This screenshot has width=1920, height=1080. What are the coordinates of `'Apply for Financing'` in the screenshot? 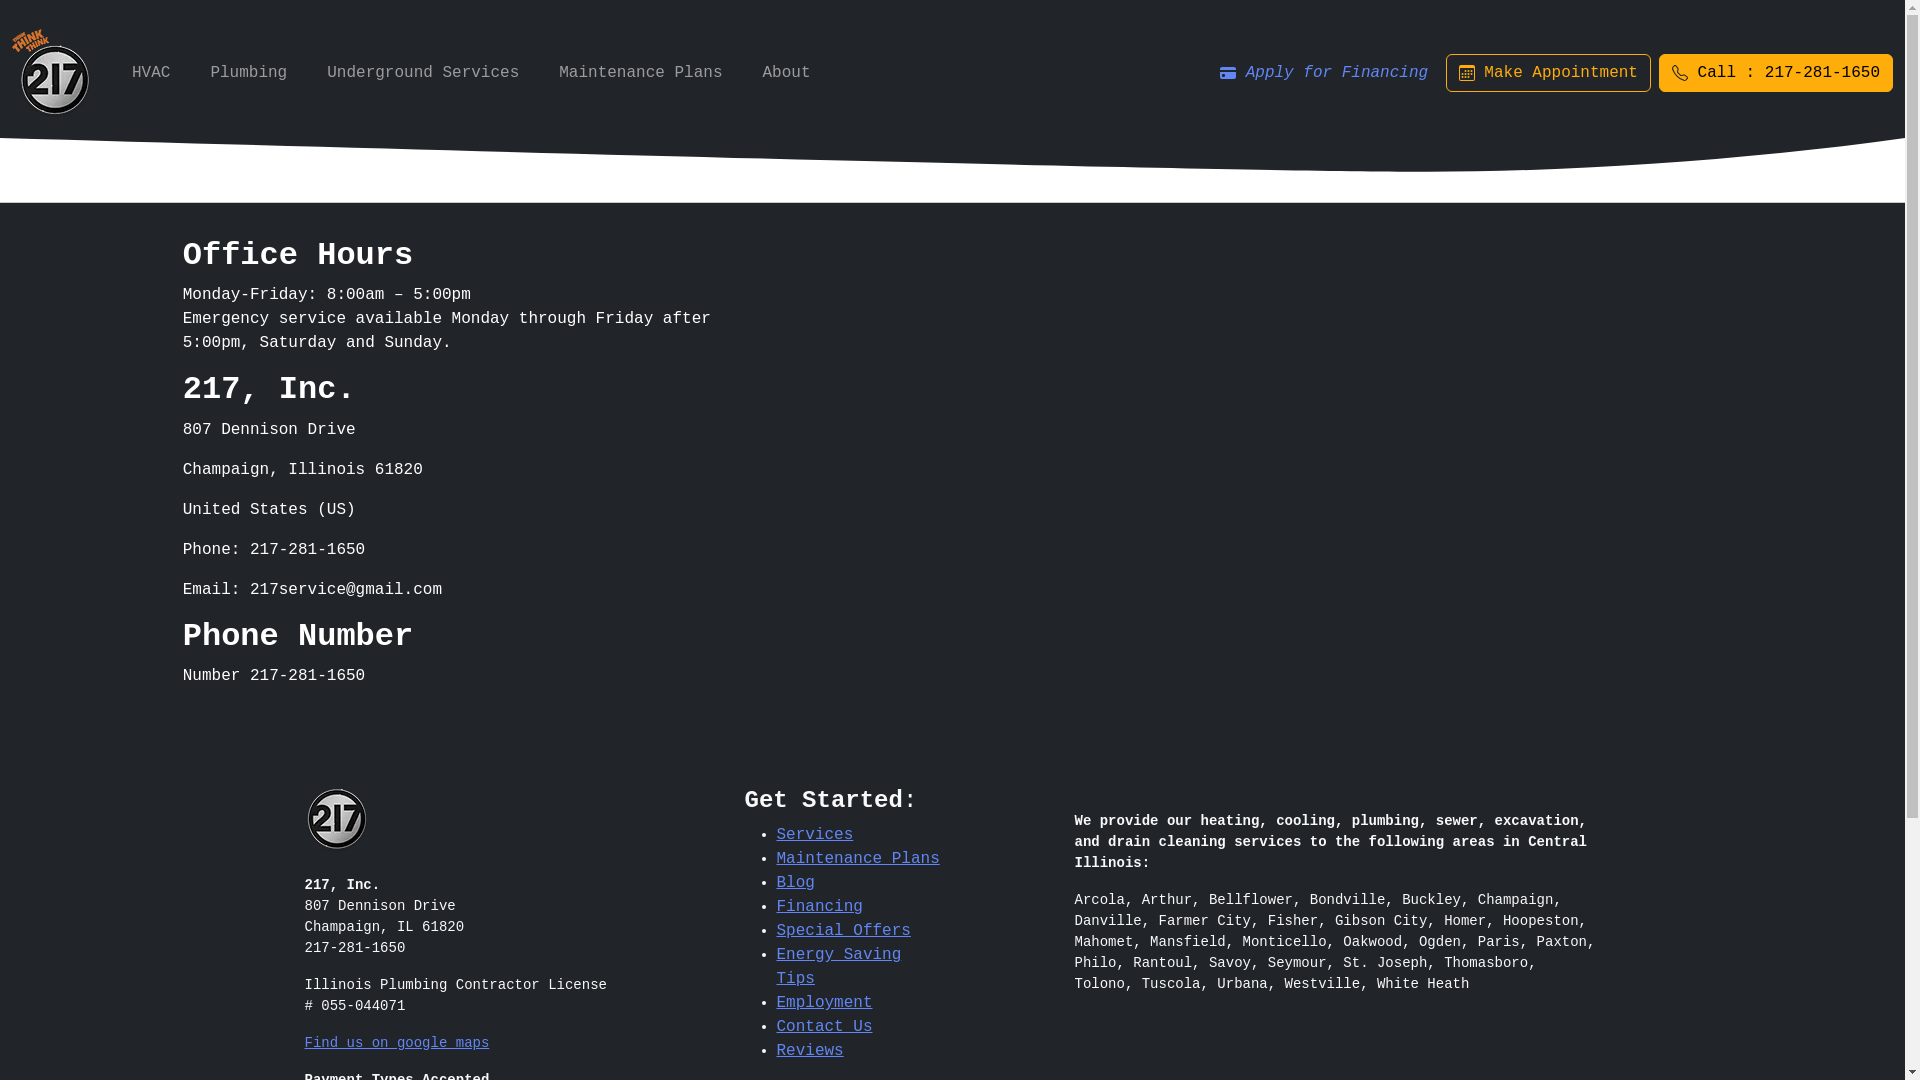 It's located at (1324, 72).